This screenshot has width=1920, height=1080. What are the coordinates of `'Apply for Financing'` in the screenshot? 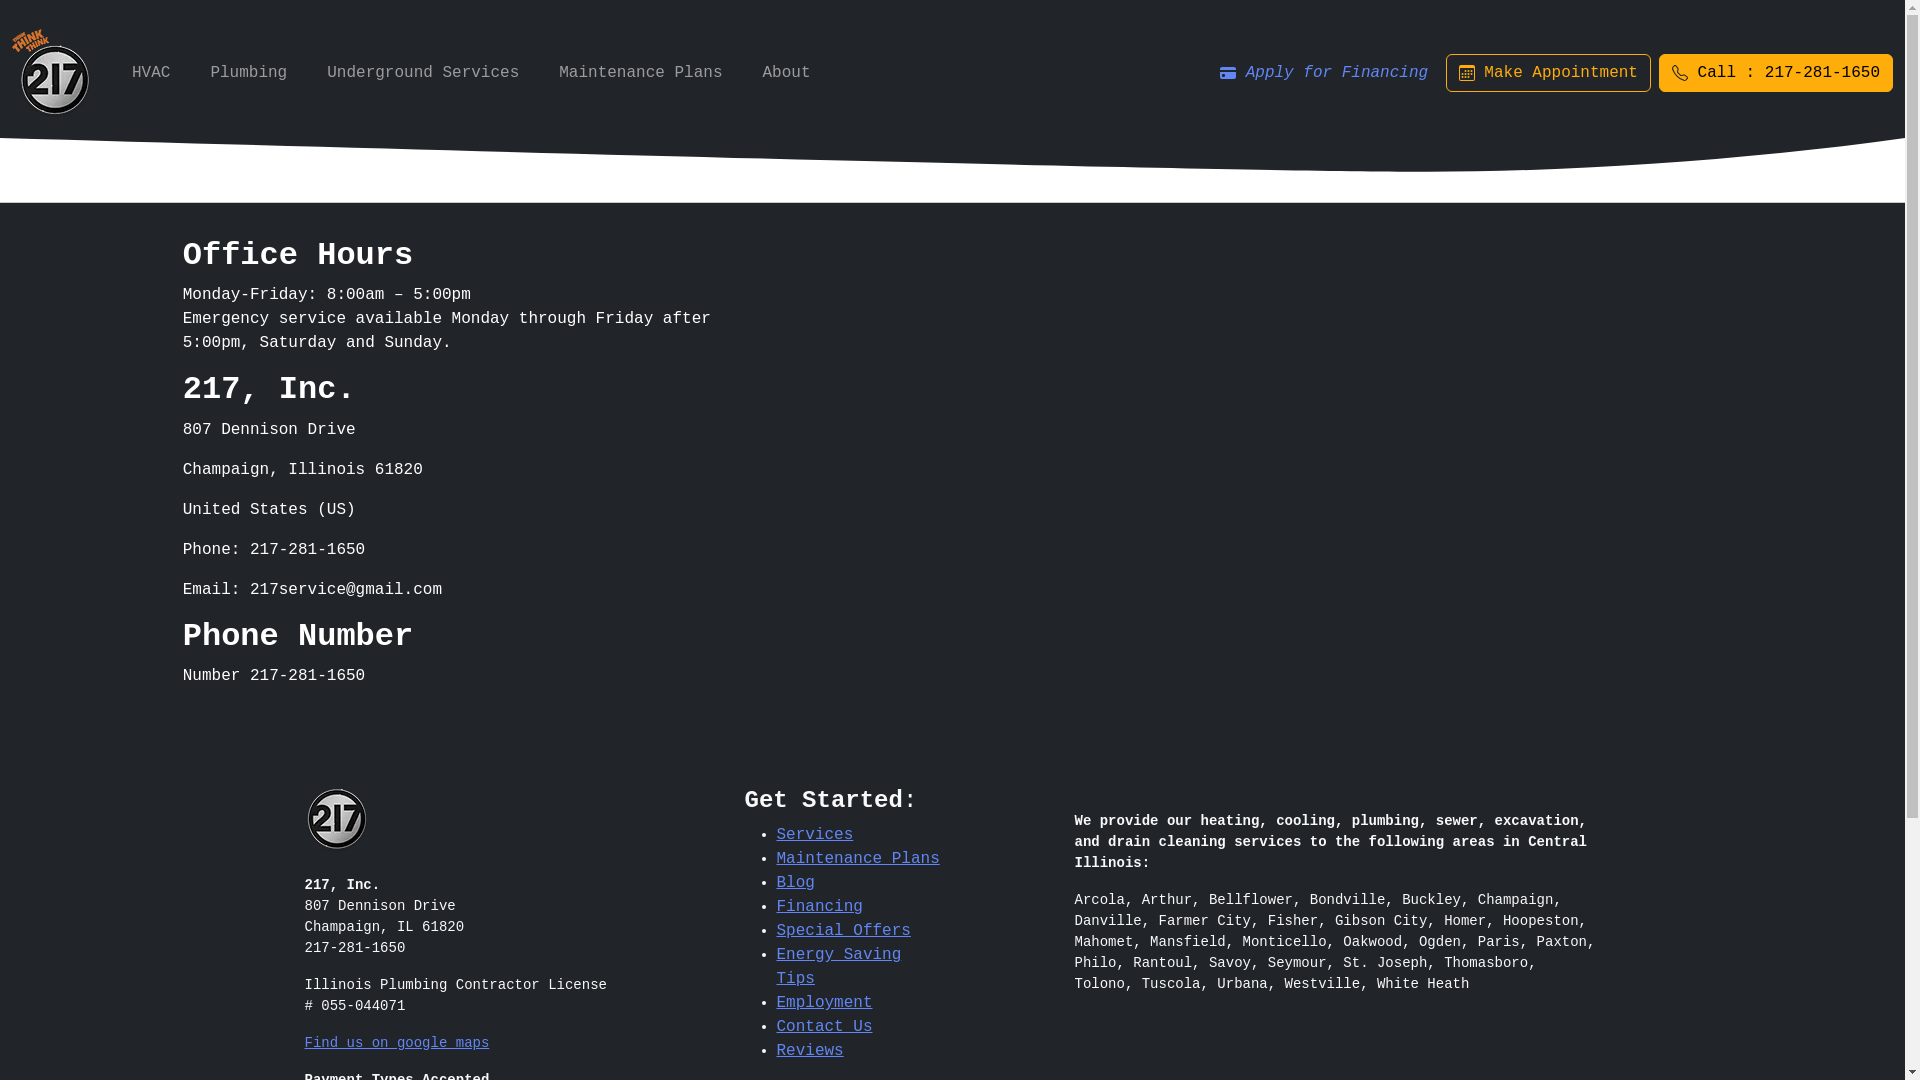 It's located at (1324, 72).